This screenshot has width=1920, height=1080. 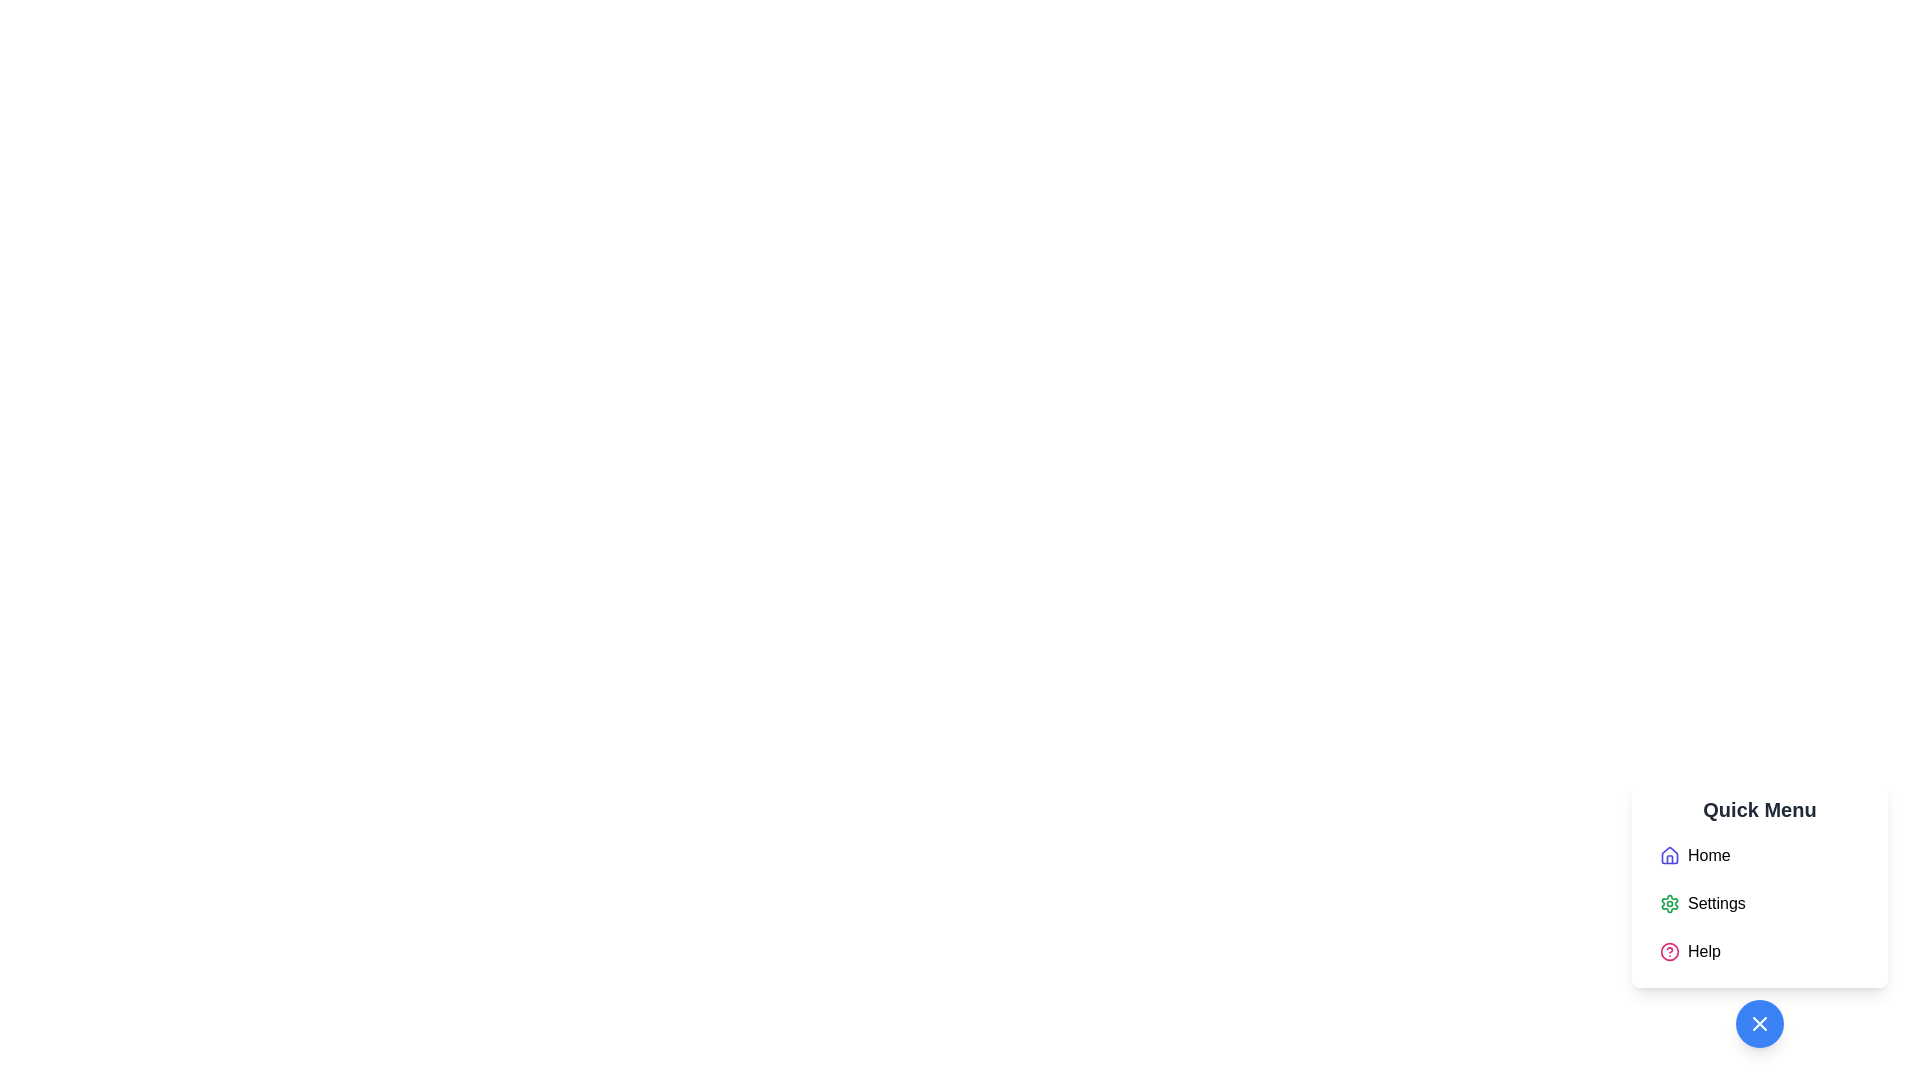 I want to click on the help text label located in the 'Quick Menu' popup panel, which is the last item in a vertical list, so click(x=1703, y=951).